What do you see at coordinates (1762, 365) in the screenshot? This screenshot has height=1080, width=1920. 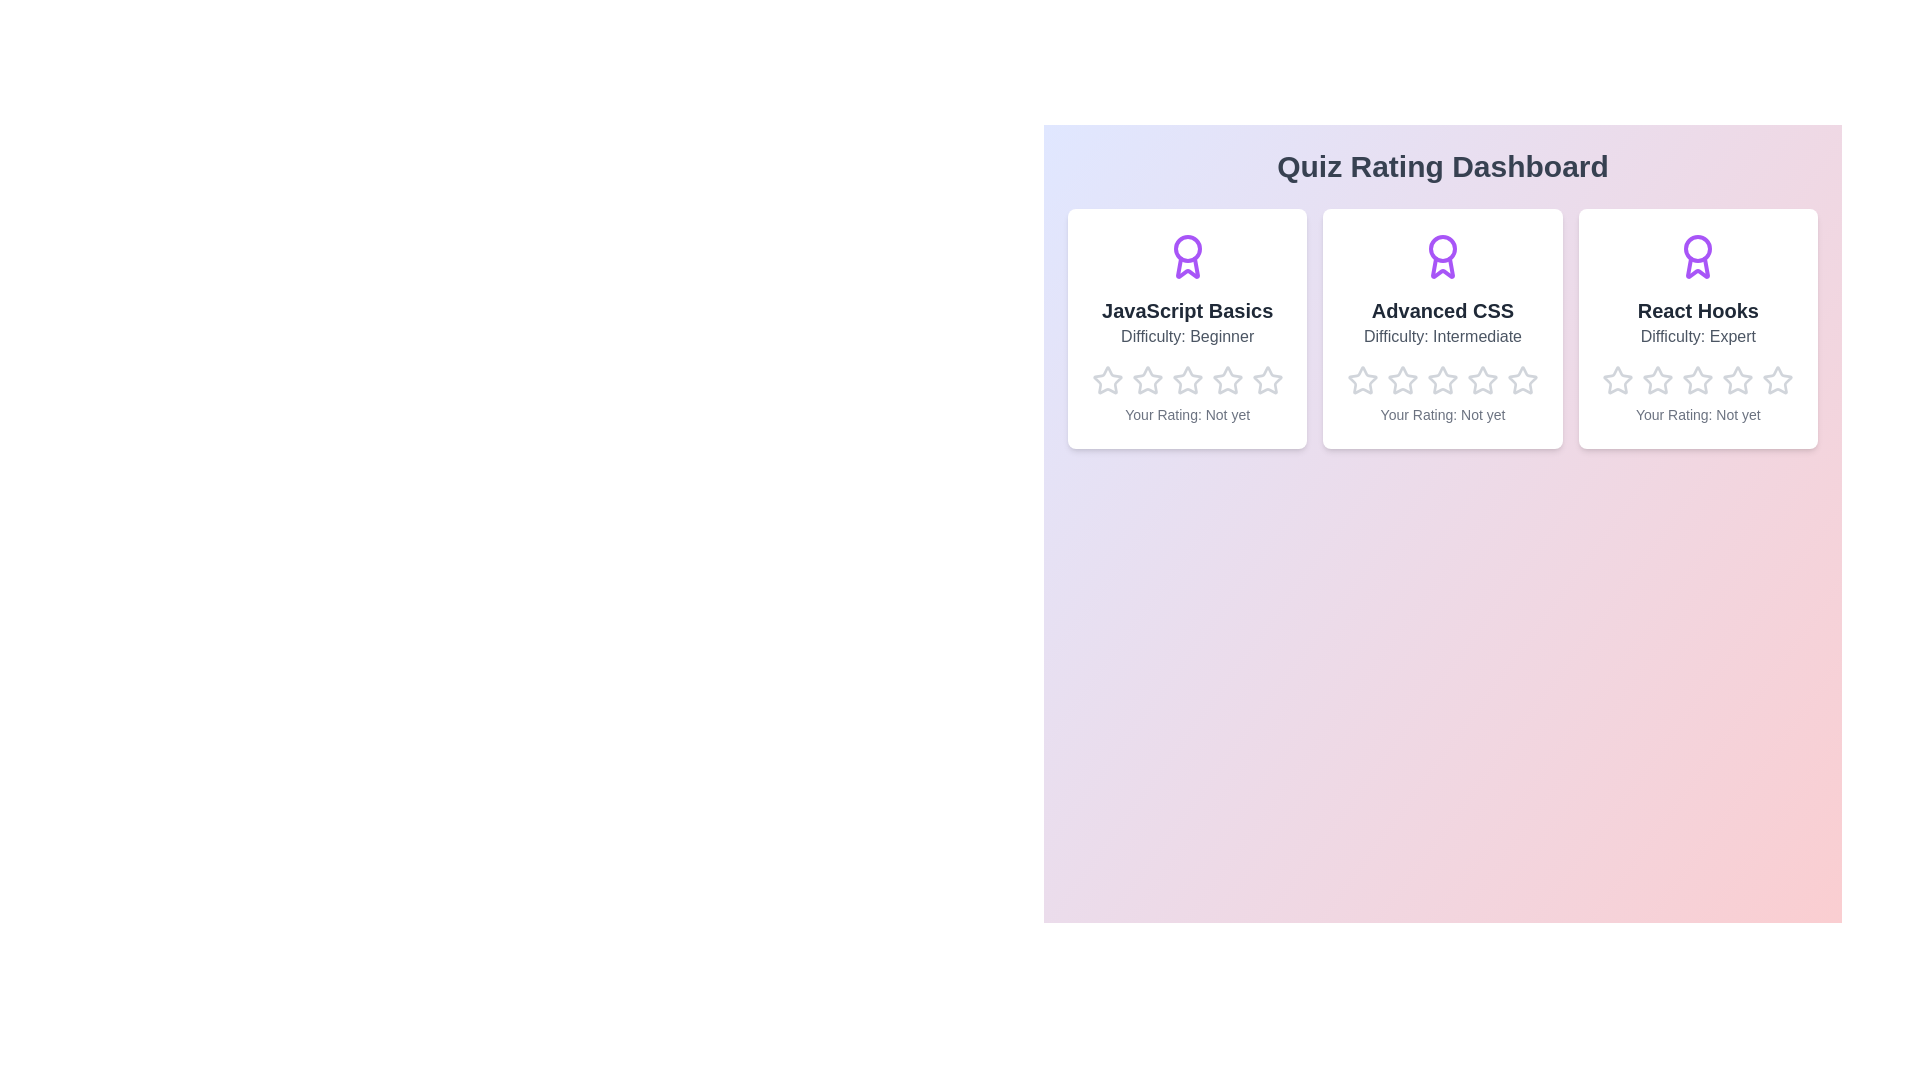 I see `the star corresponding to the rating 5 for the quiz React Hooks` at bounding box center [1762, 365].